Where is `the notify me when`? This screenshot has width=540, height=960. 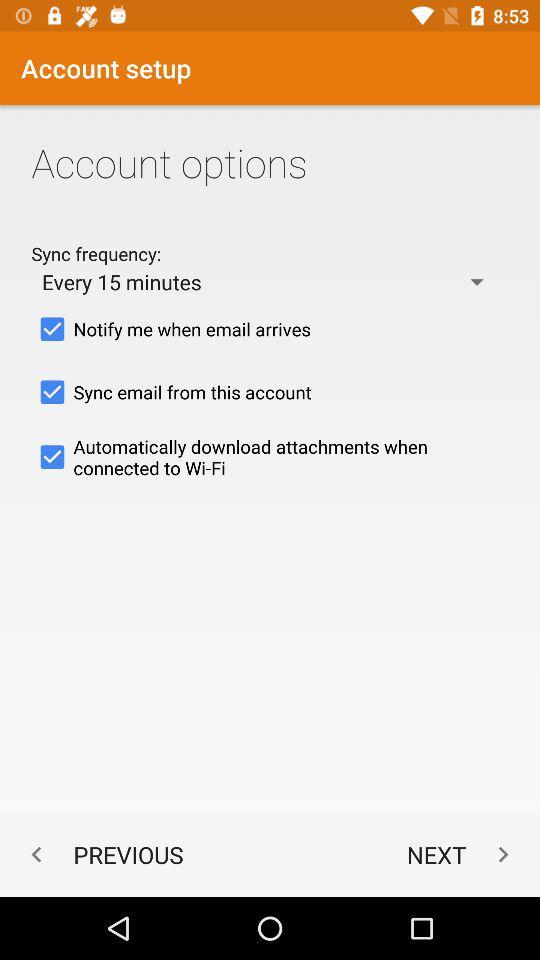
the notify me when is located at coordinates (270, 329).